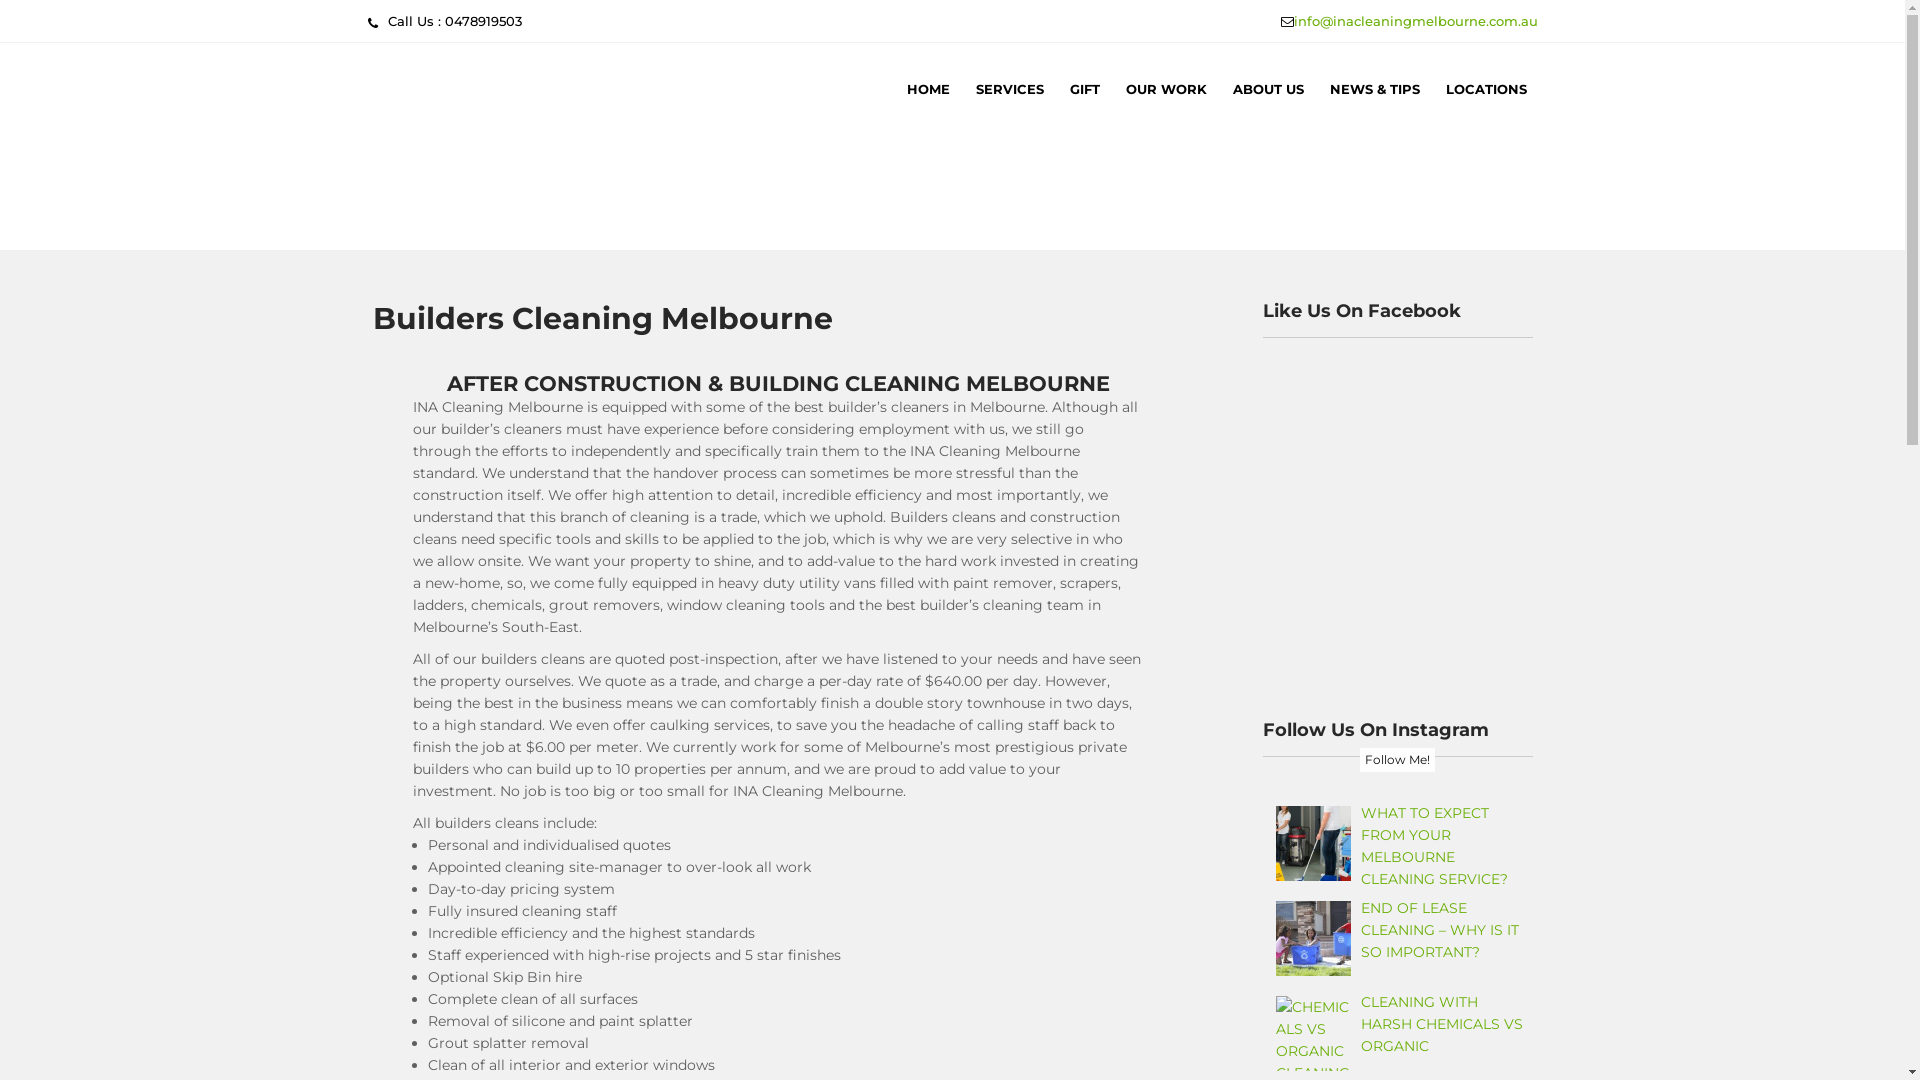 Image resolution: width=1920 pixels, height=1080 pixels. I want to click on 'Follow Me!', so click(1359, 759).